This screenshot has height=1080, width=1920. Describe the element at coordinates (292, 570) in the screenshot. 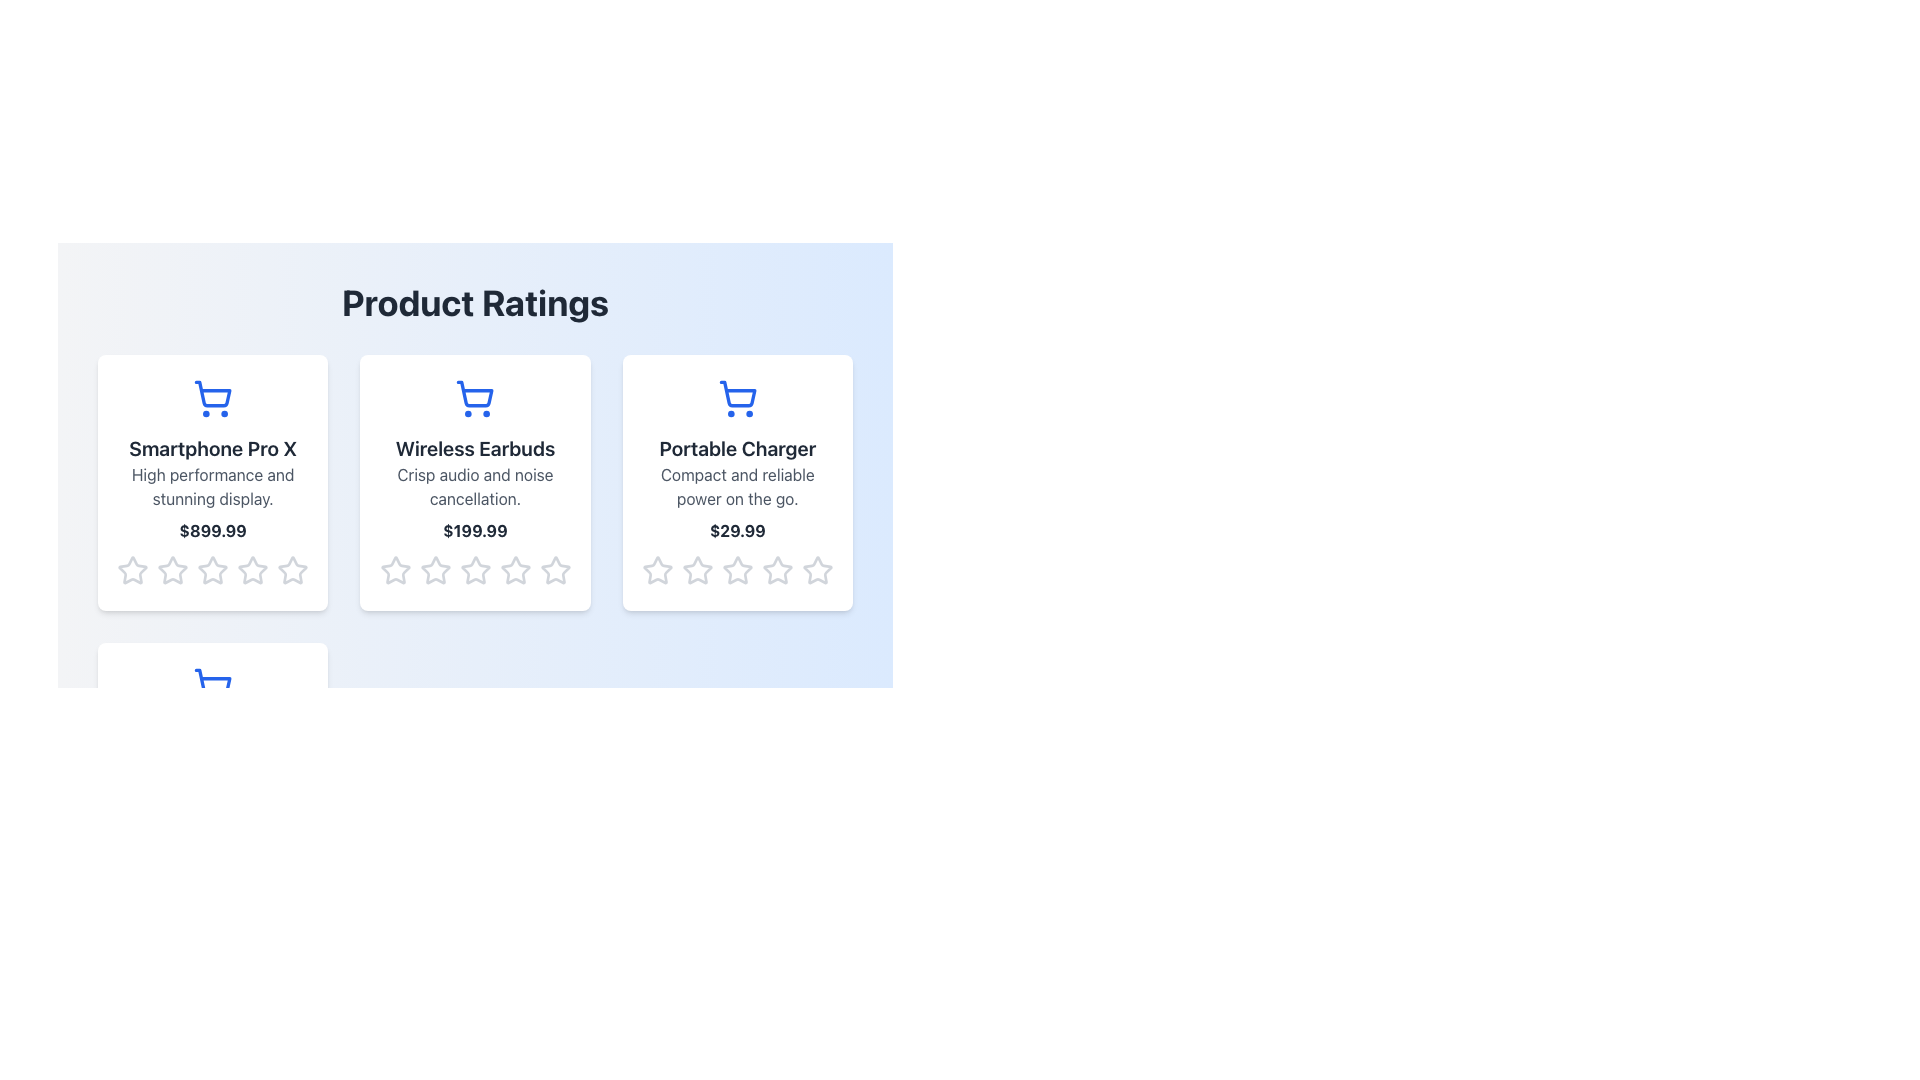

I see `the fifth gray, hollow star icon in the 'Product Ratings' section below the product description card for the 'Smartphone Pro X' to observe the interaction effect` at that location.